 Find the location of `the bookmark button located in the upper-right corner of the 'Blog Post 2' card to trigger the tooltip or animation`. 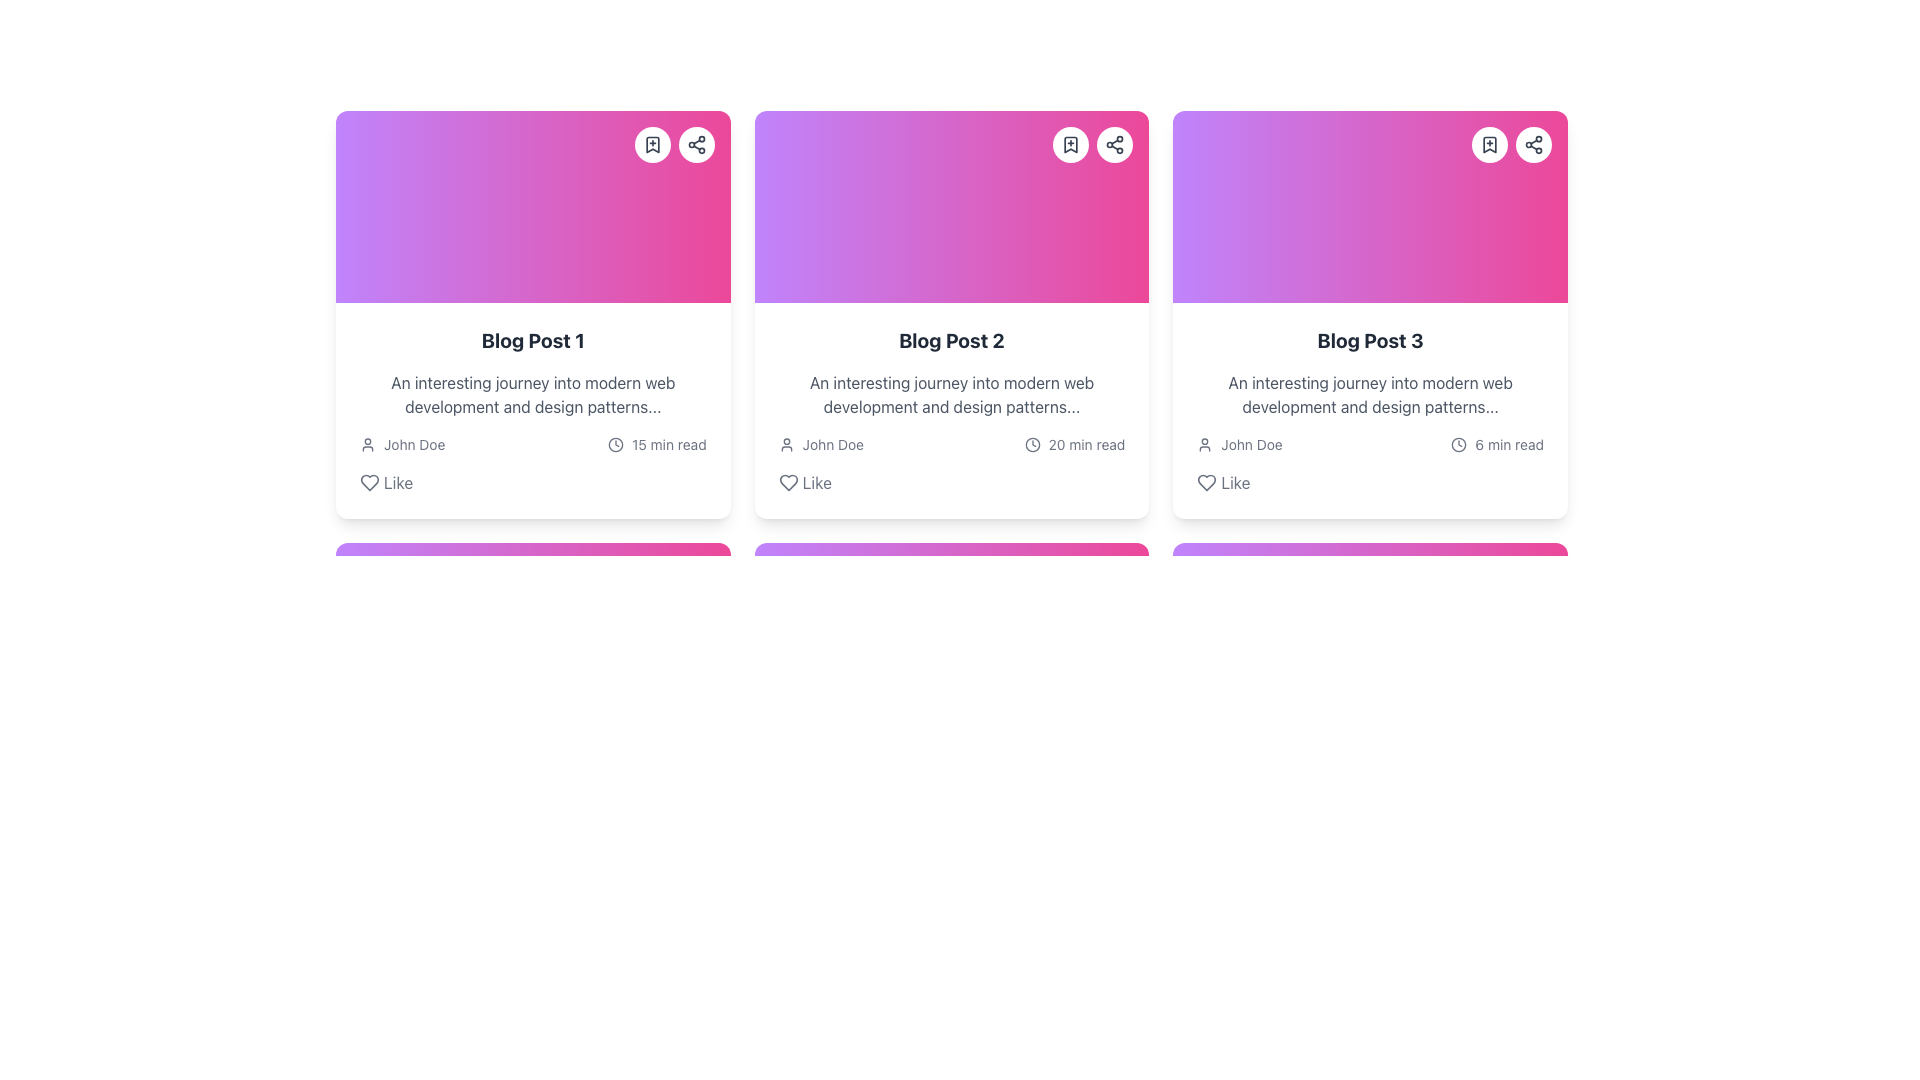

the bookmark button located in the upper-right corner of the 'Blog Post 2' card to trigger the tooltip or animation is located at coordinates (1070, 144).